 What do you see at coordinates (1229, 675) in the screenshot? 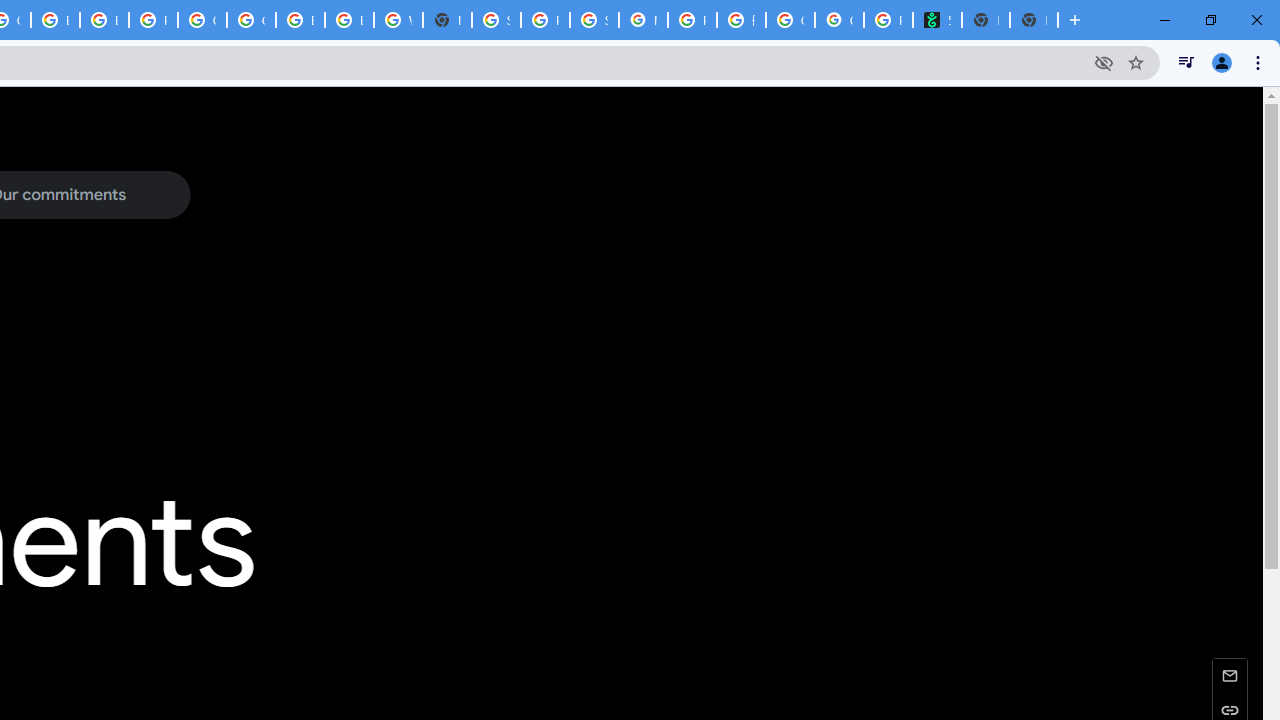
I see `'Share this page (Email)'` at bounding box center [1229, 675].